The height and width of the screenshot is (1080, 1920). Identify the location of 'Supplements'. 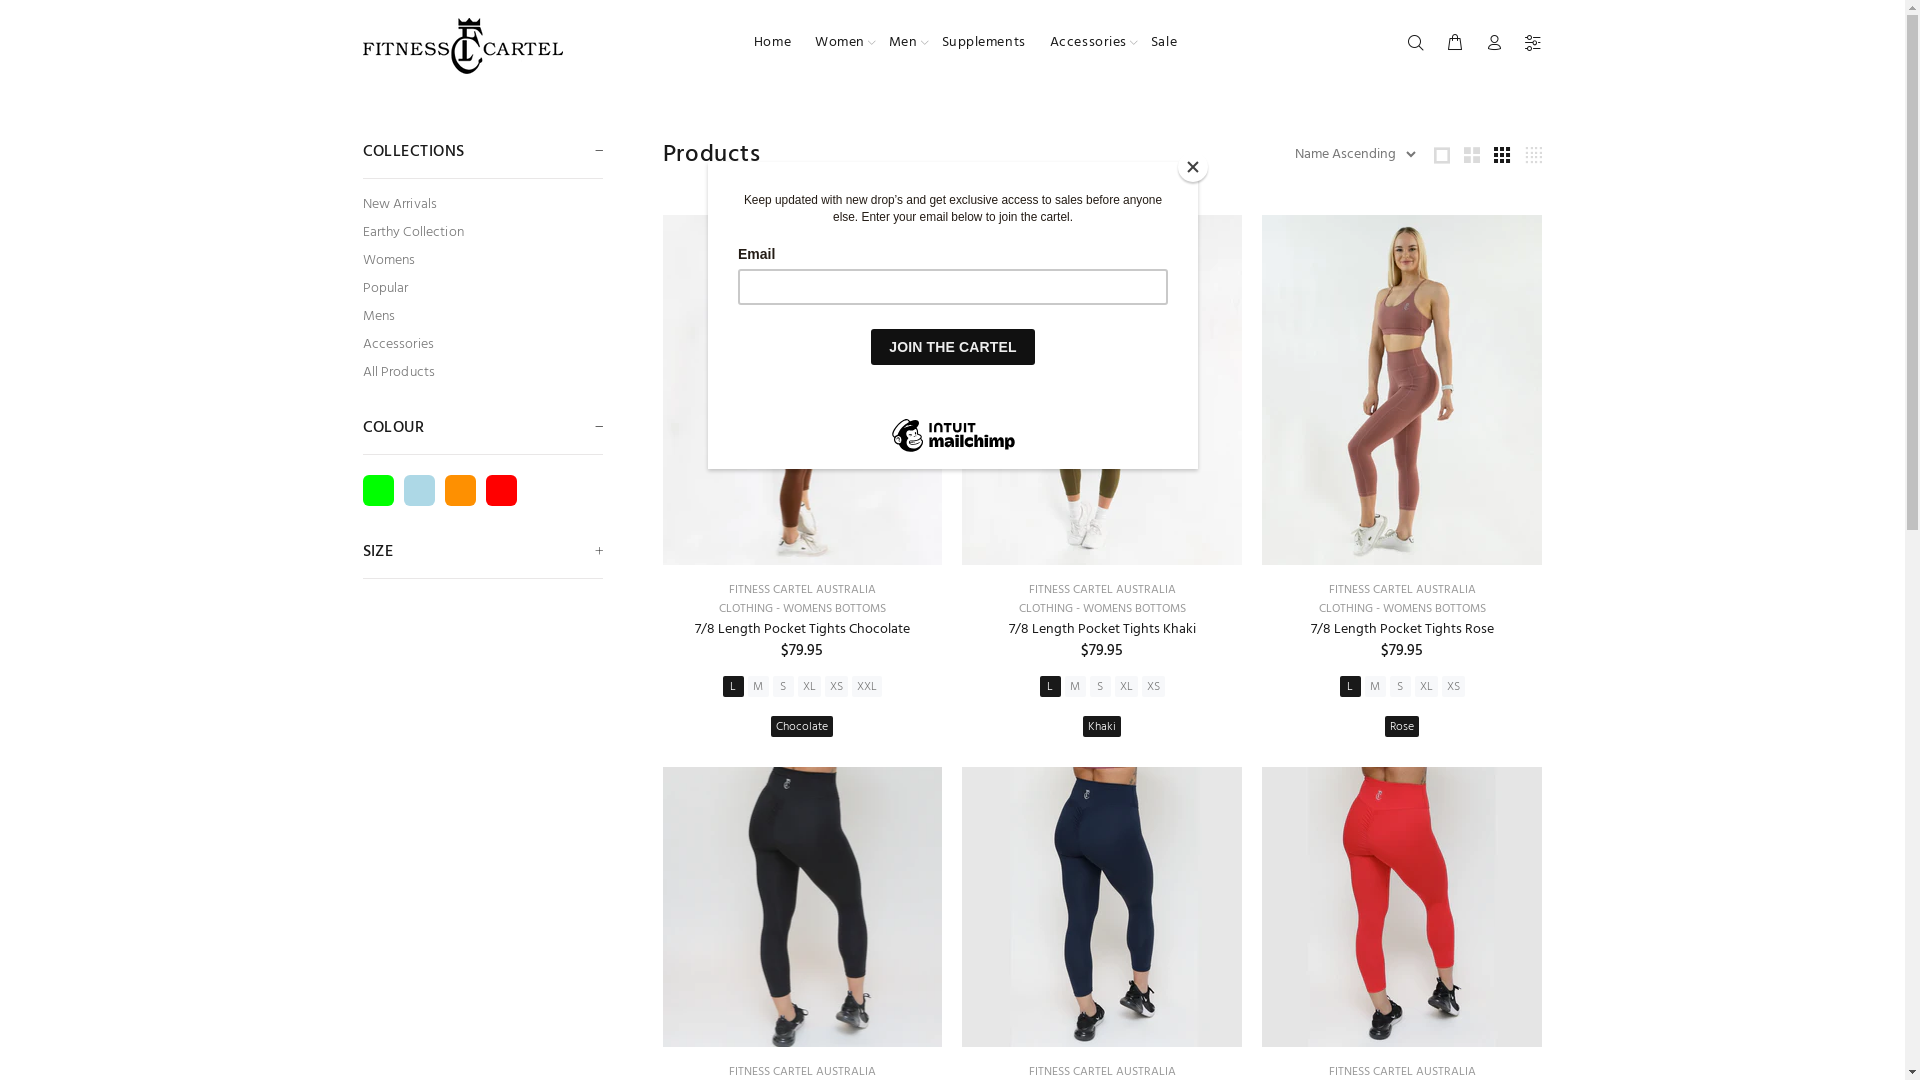
(929, 42).